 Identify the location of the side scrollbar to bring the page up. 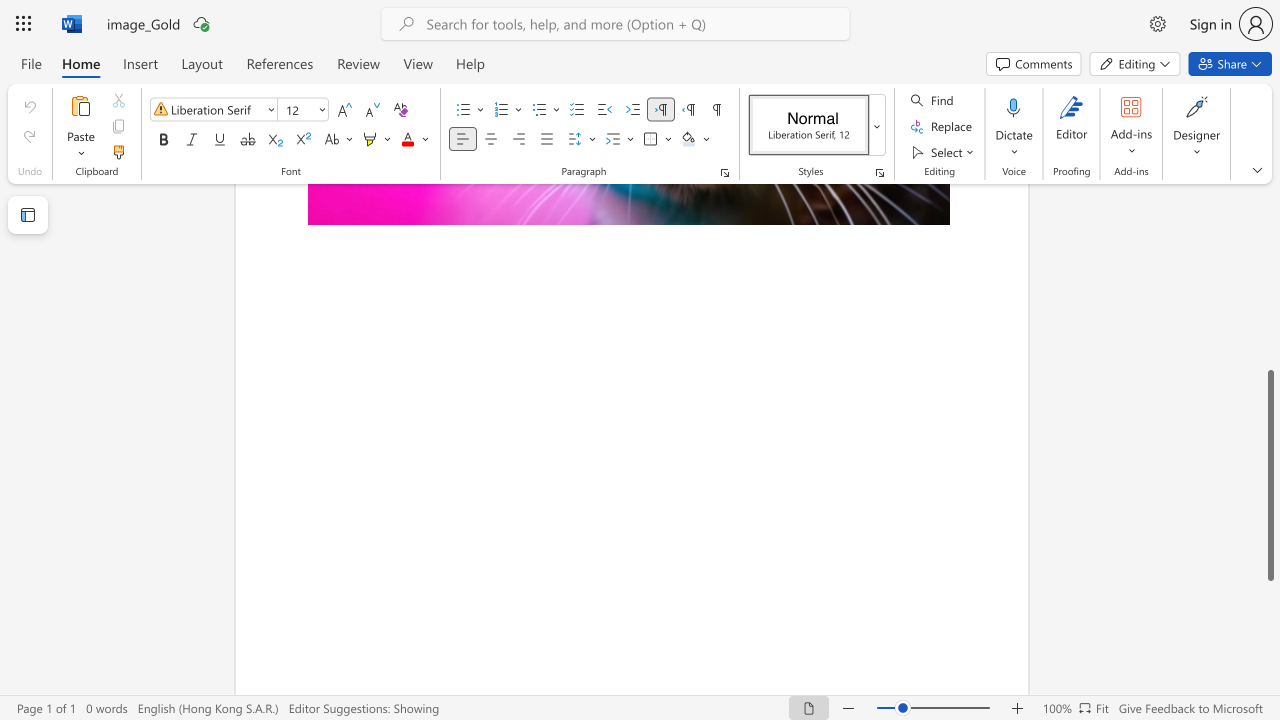
(1269, 248).